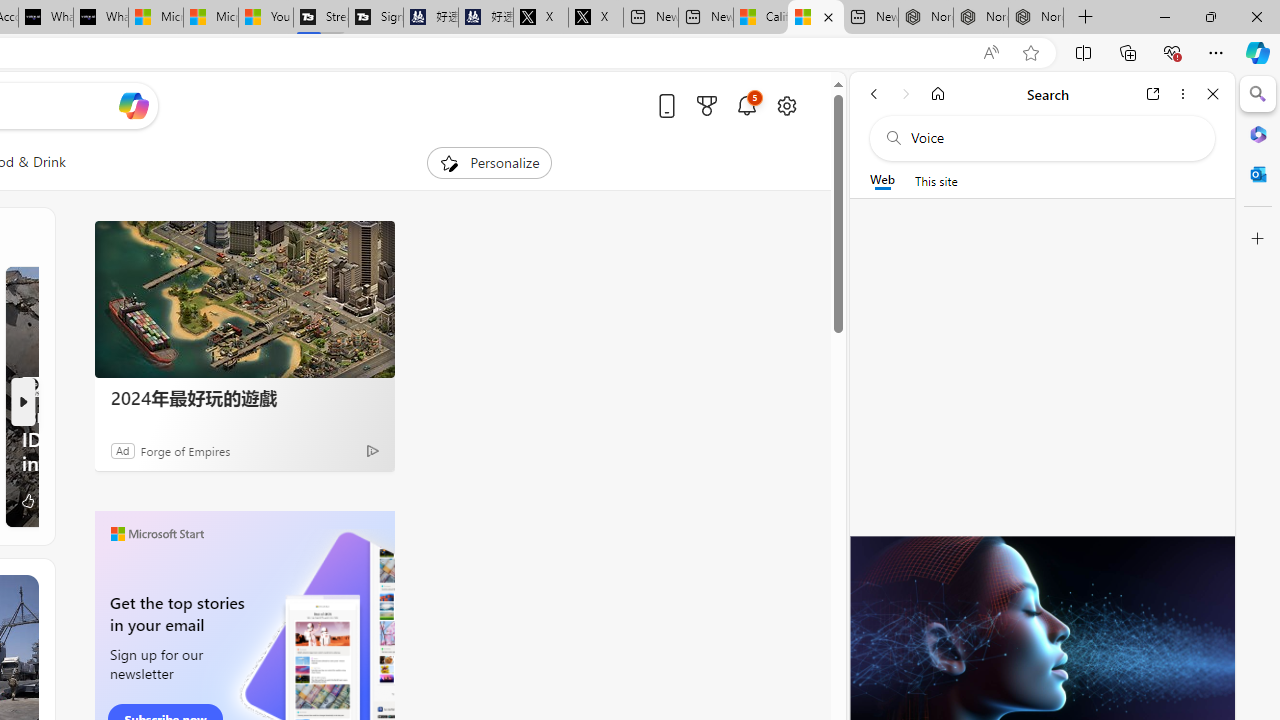 The height and width of the screenshot is (720, 1280). What do you see at coordinates (905, 93) in the screenshot?
I see `'Forward'` at bounding box center [905, 93].